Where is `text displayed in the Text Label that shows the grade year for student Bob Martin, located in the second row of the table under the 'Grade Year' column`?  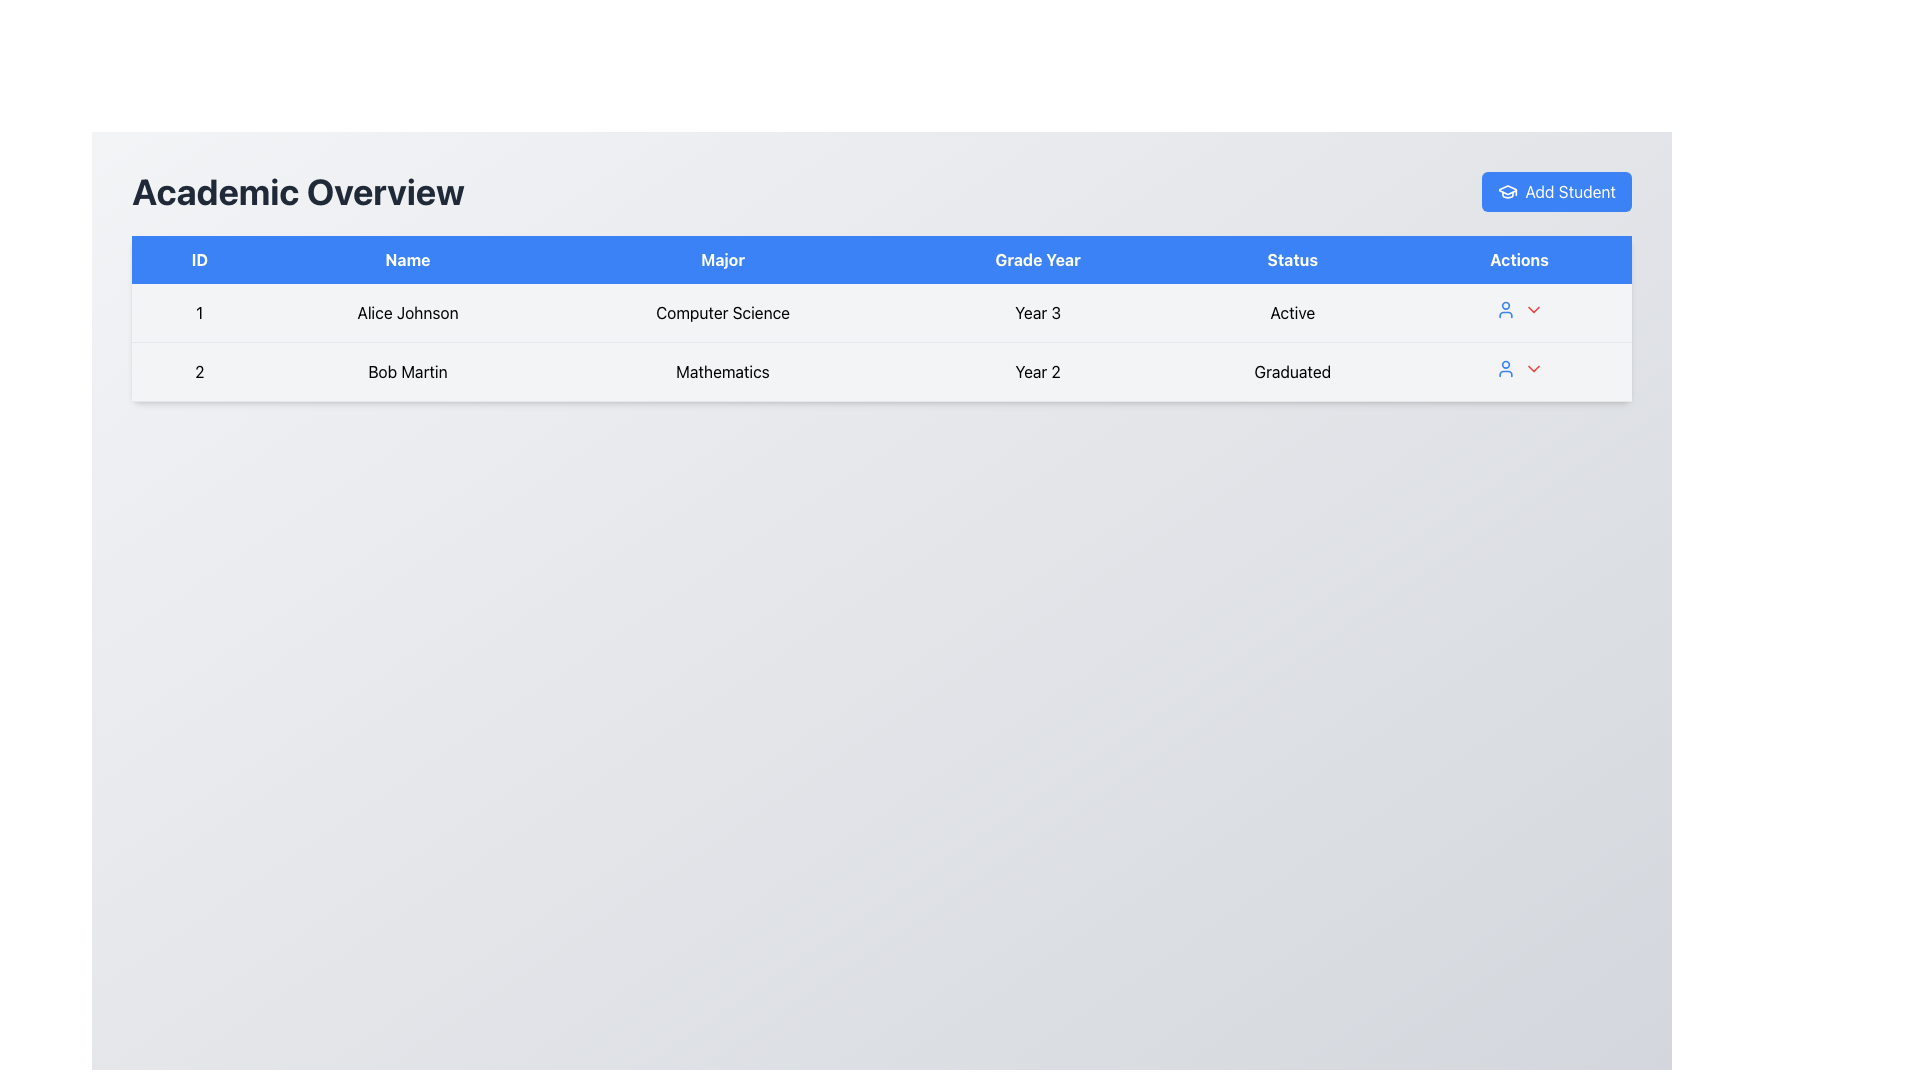 text displayed in the Text Label that shows the grade year for student Bob Martin, located in the second row of the table under the 'Grade Year' column is located at coordinates (1038, 371).